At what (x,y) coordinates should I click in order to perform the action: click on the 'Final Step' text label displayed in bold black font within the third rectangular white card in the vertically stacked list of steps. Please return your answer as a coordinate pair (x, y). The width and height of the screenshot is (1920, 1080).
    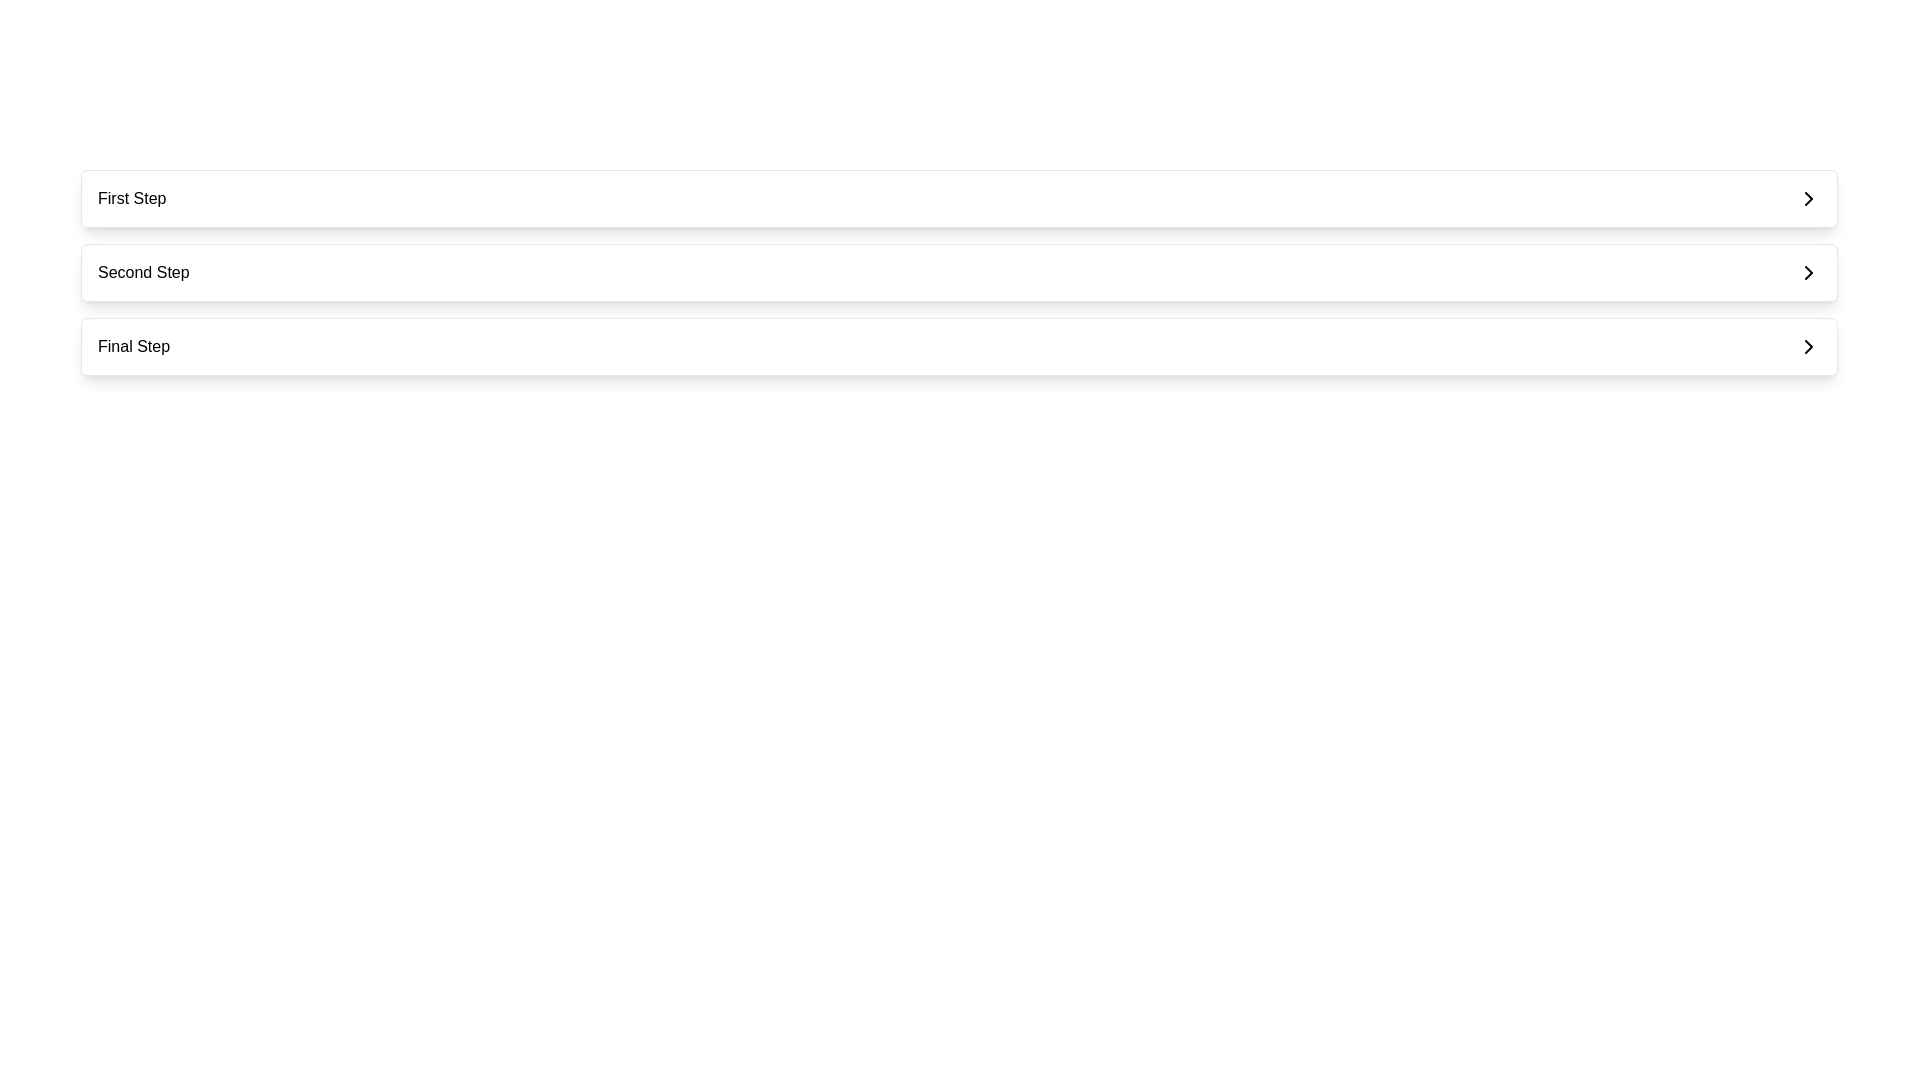
    Looking at the image, I should click on (133, 346).